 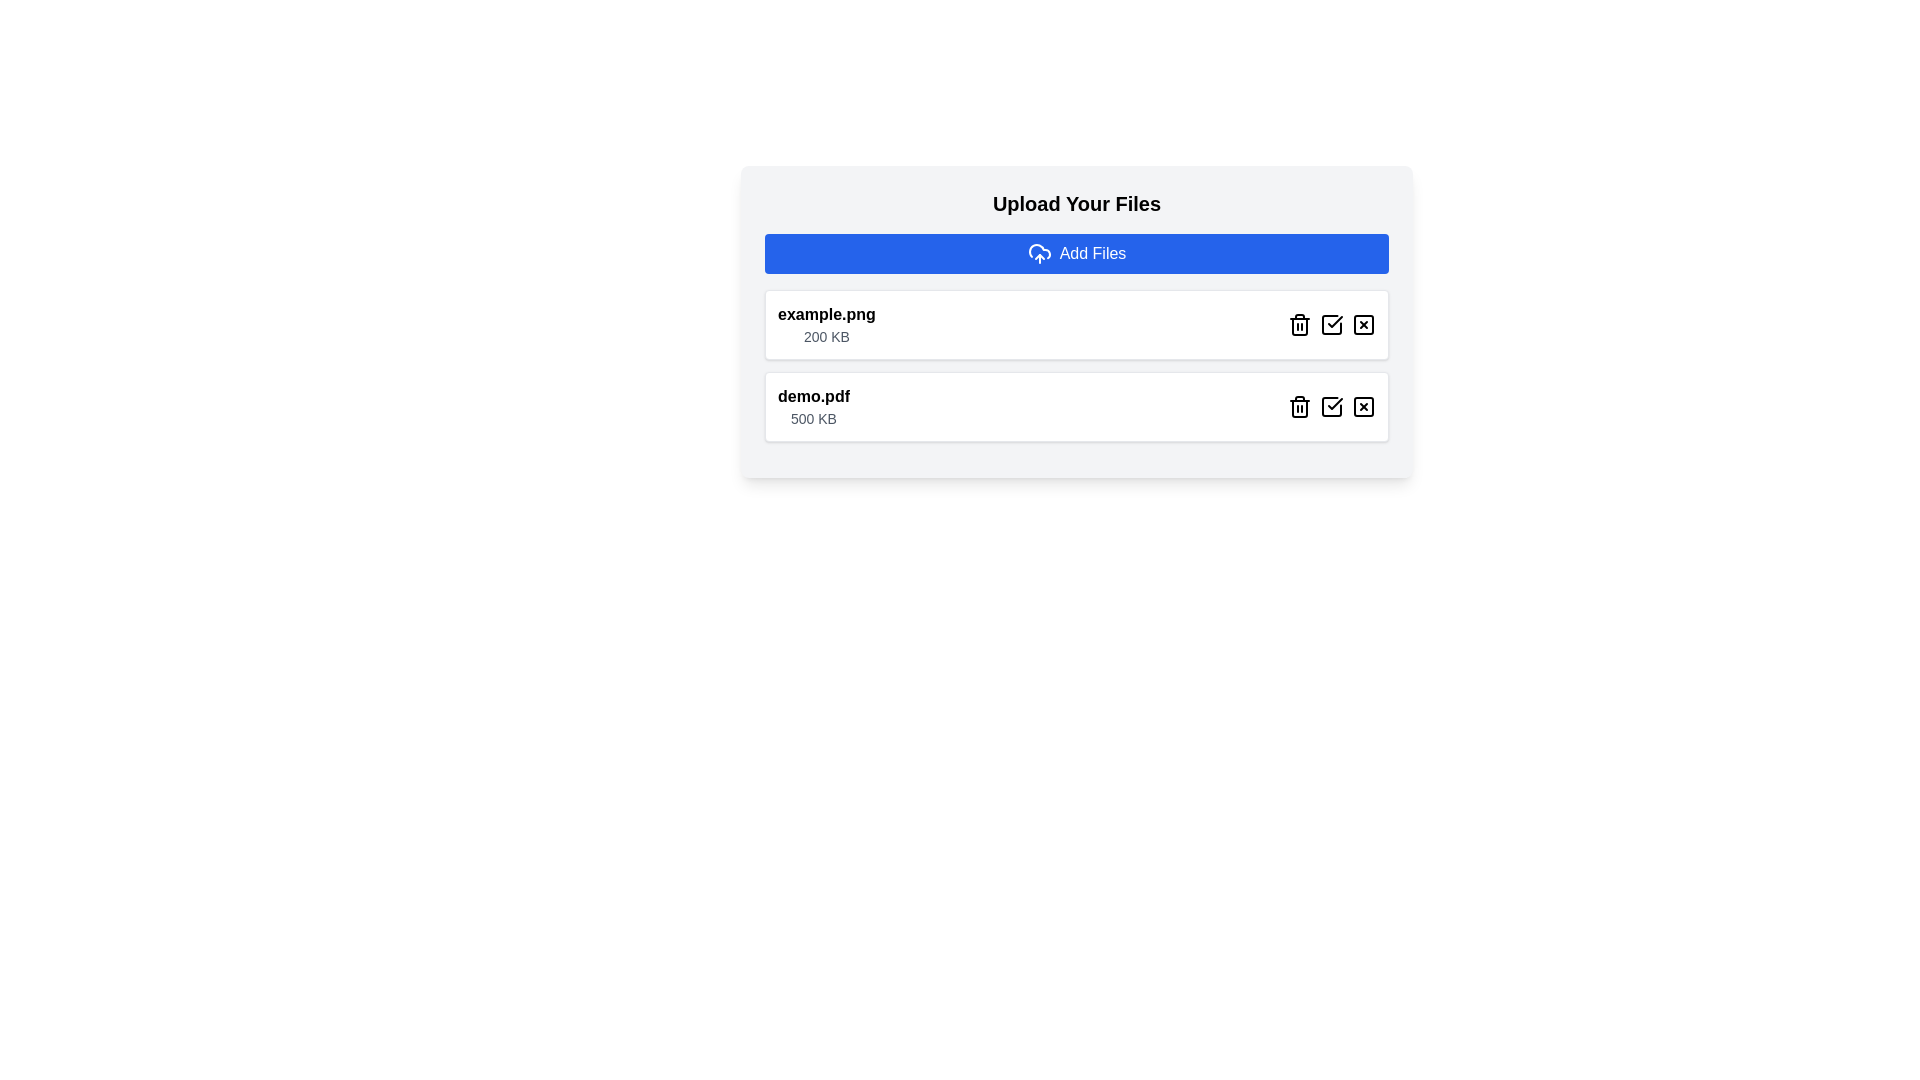 I want to click on the text label representing the first file entry in the list of uploaded files, so click(x=826, y=323).